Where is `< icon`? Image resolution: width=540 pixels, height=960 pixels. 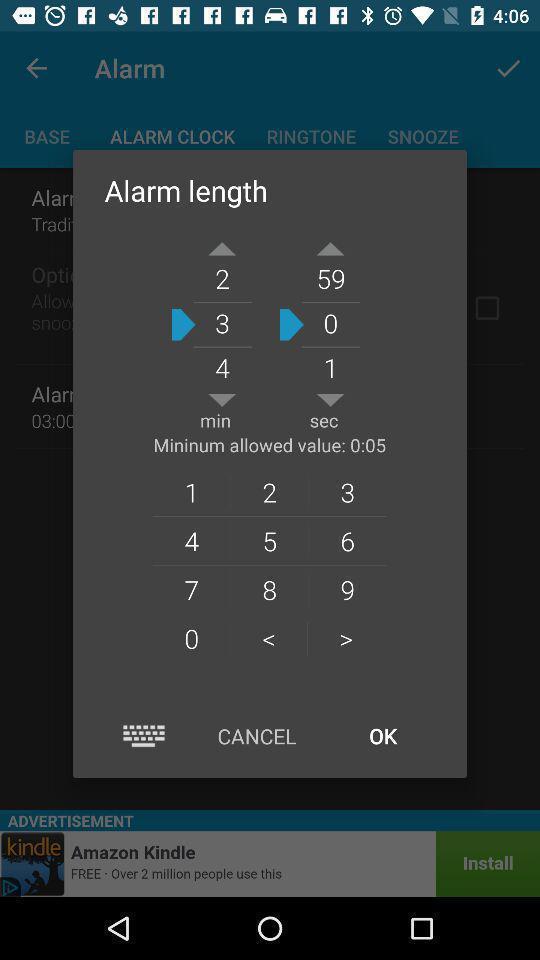 < icon is located at coordinates (269, 637).